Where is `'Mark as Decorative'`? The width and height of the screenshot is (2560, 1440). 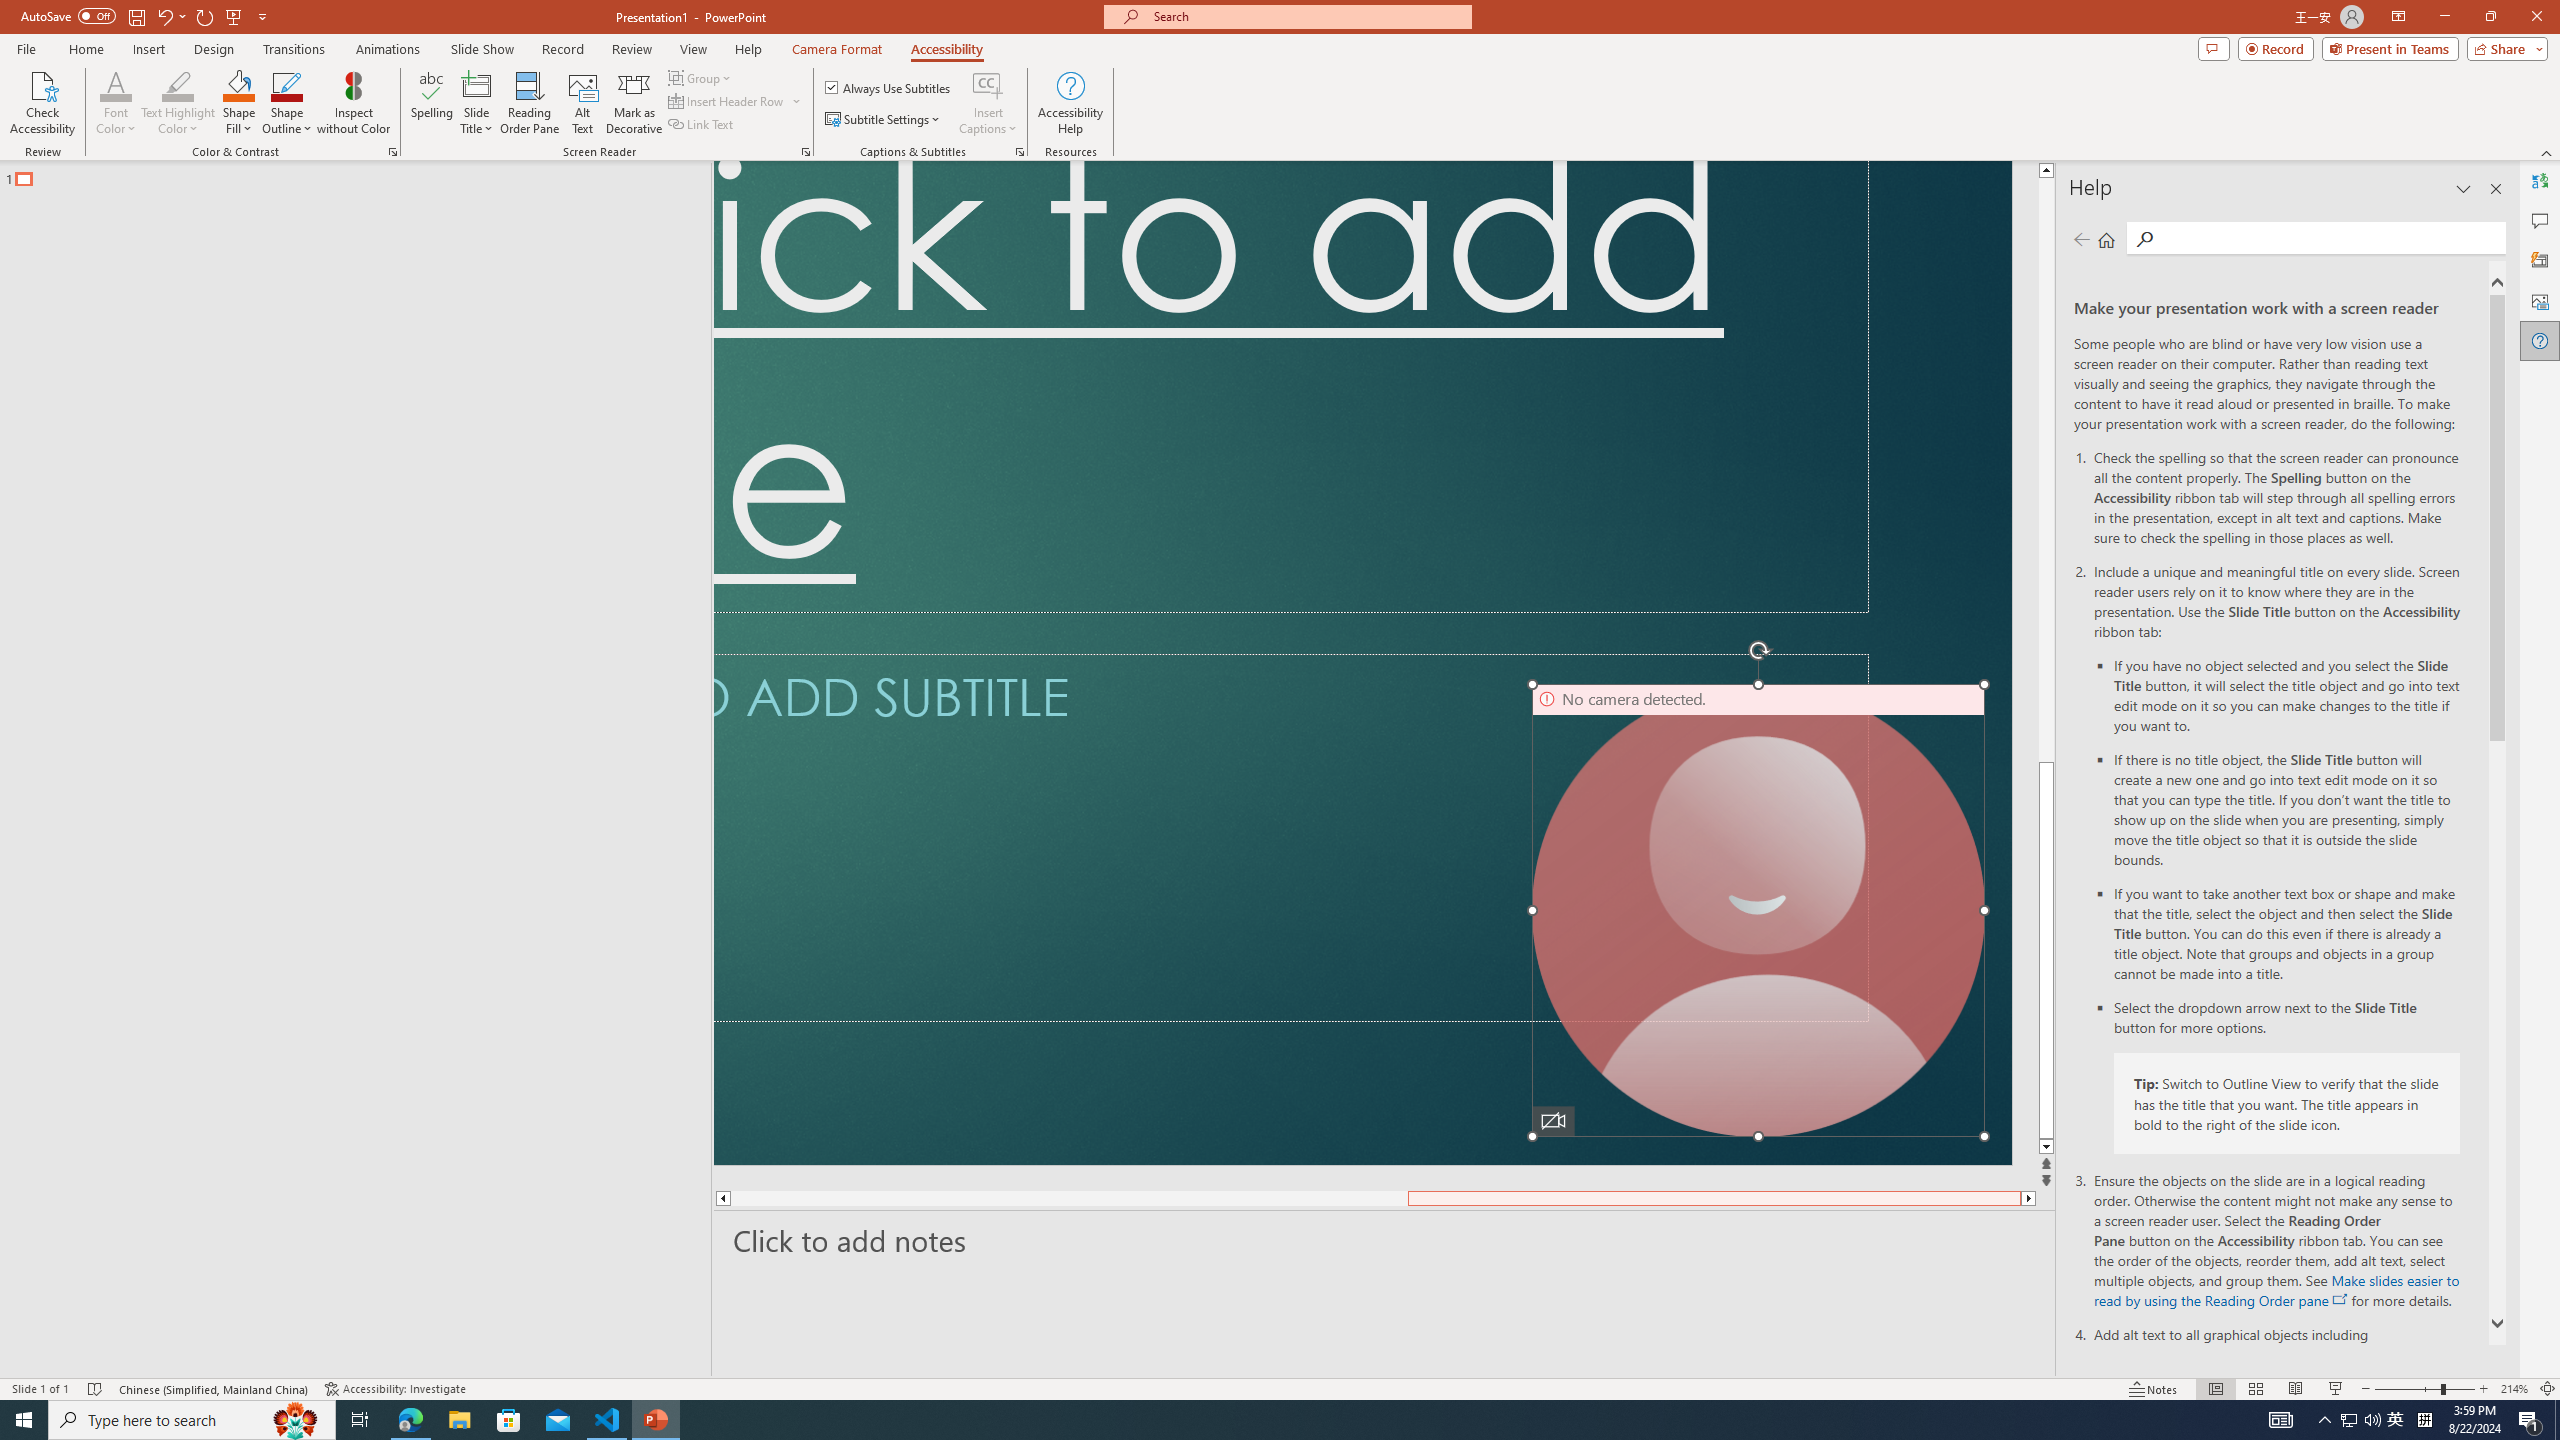 'Mark as Decorative' is located at coordinates (633, 103).